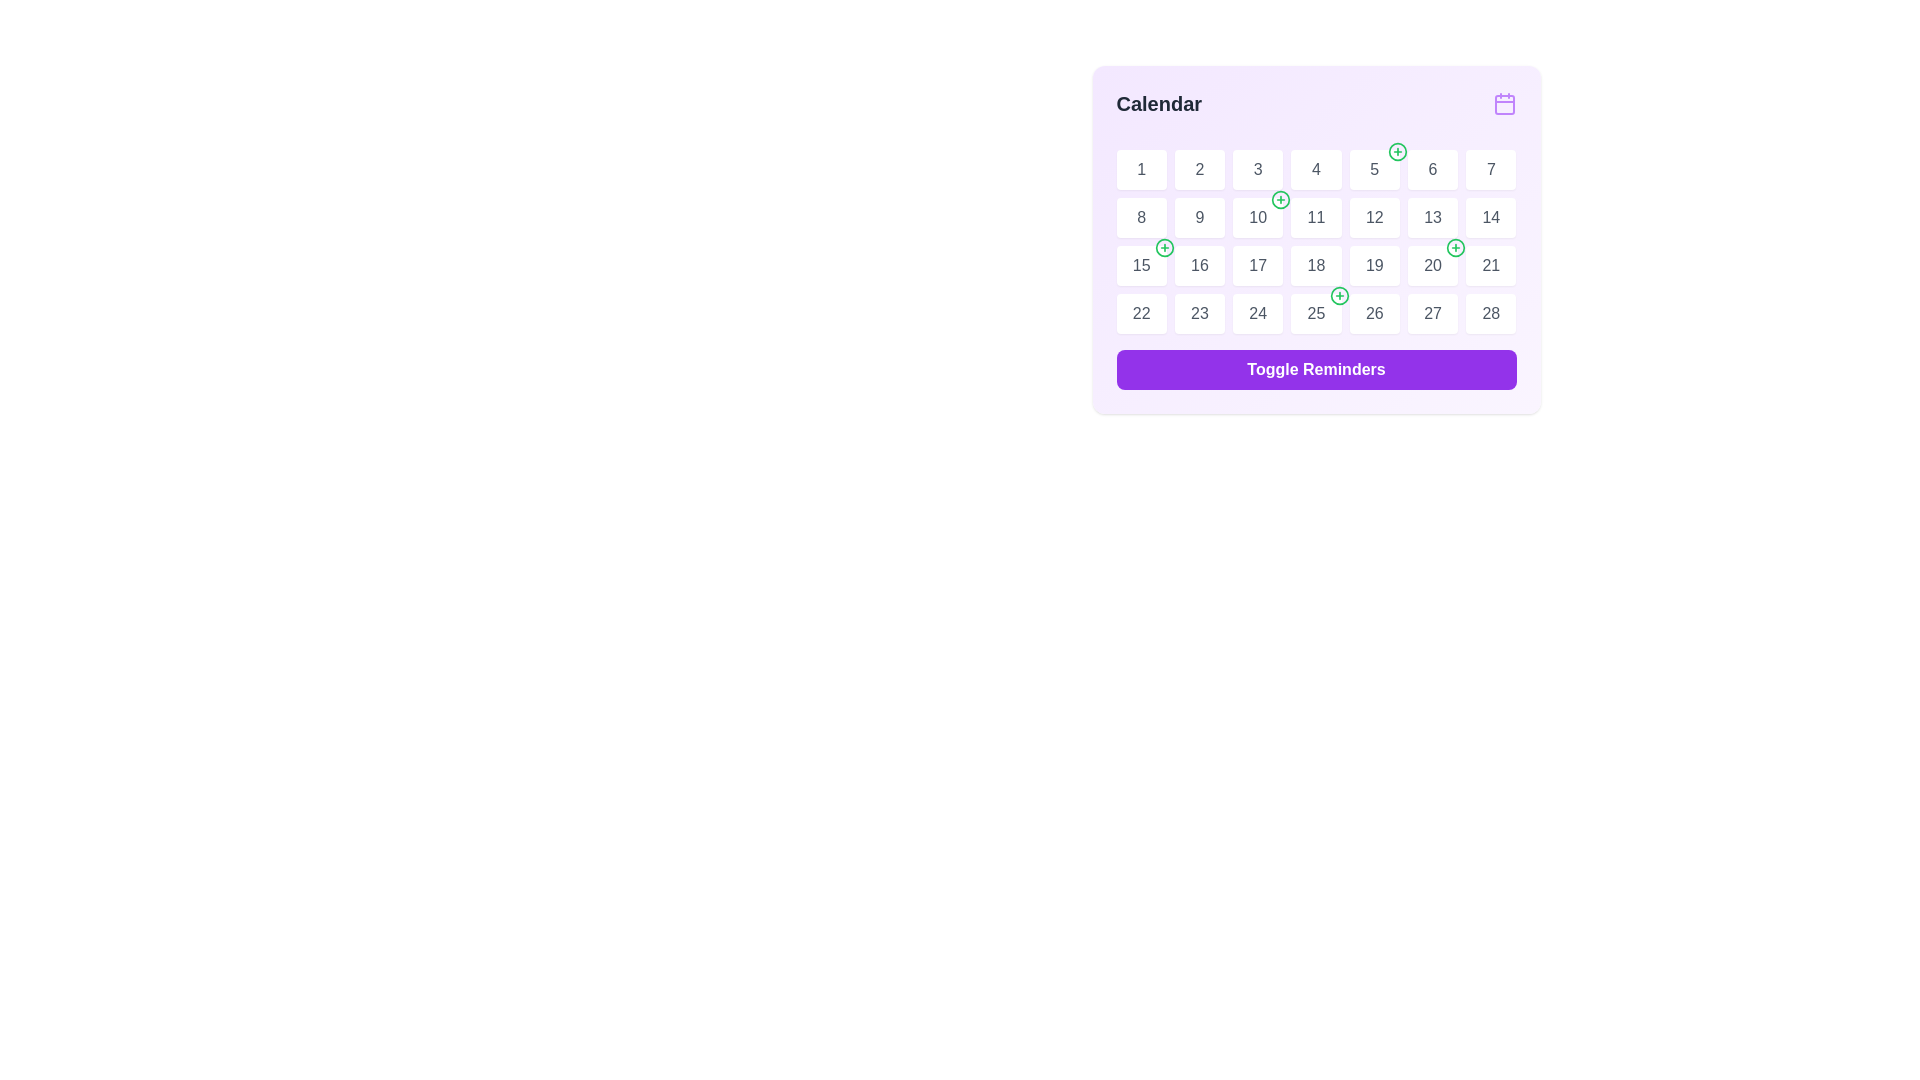 Image resolution: width=1920 pixels, height=1080 pixels. What do you see at coordinates (1456, 246) in the screenshot?
I see `the circular icon button with a green outline and plus symbol, located at the top-right corner of the box displaying the number '20' in the calendar grid` at bounding box center [1456, 246].